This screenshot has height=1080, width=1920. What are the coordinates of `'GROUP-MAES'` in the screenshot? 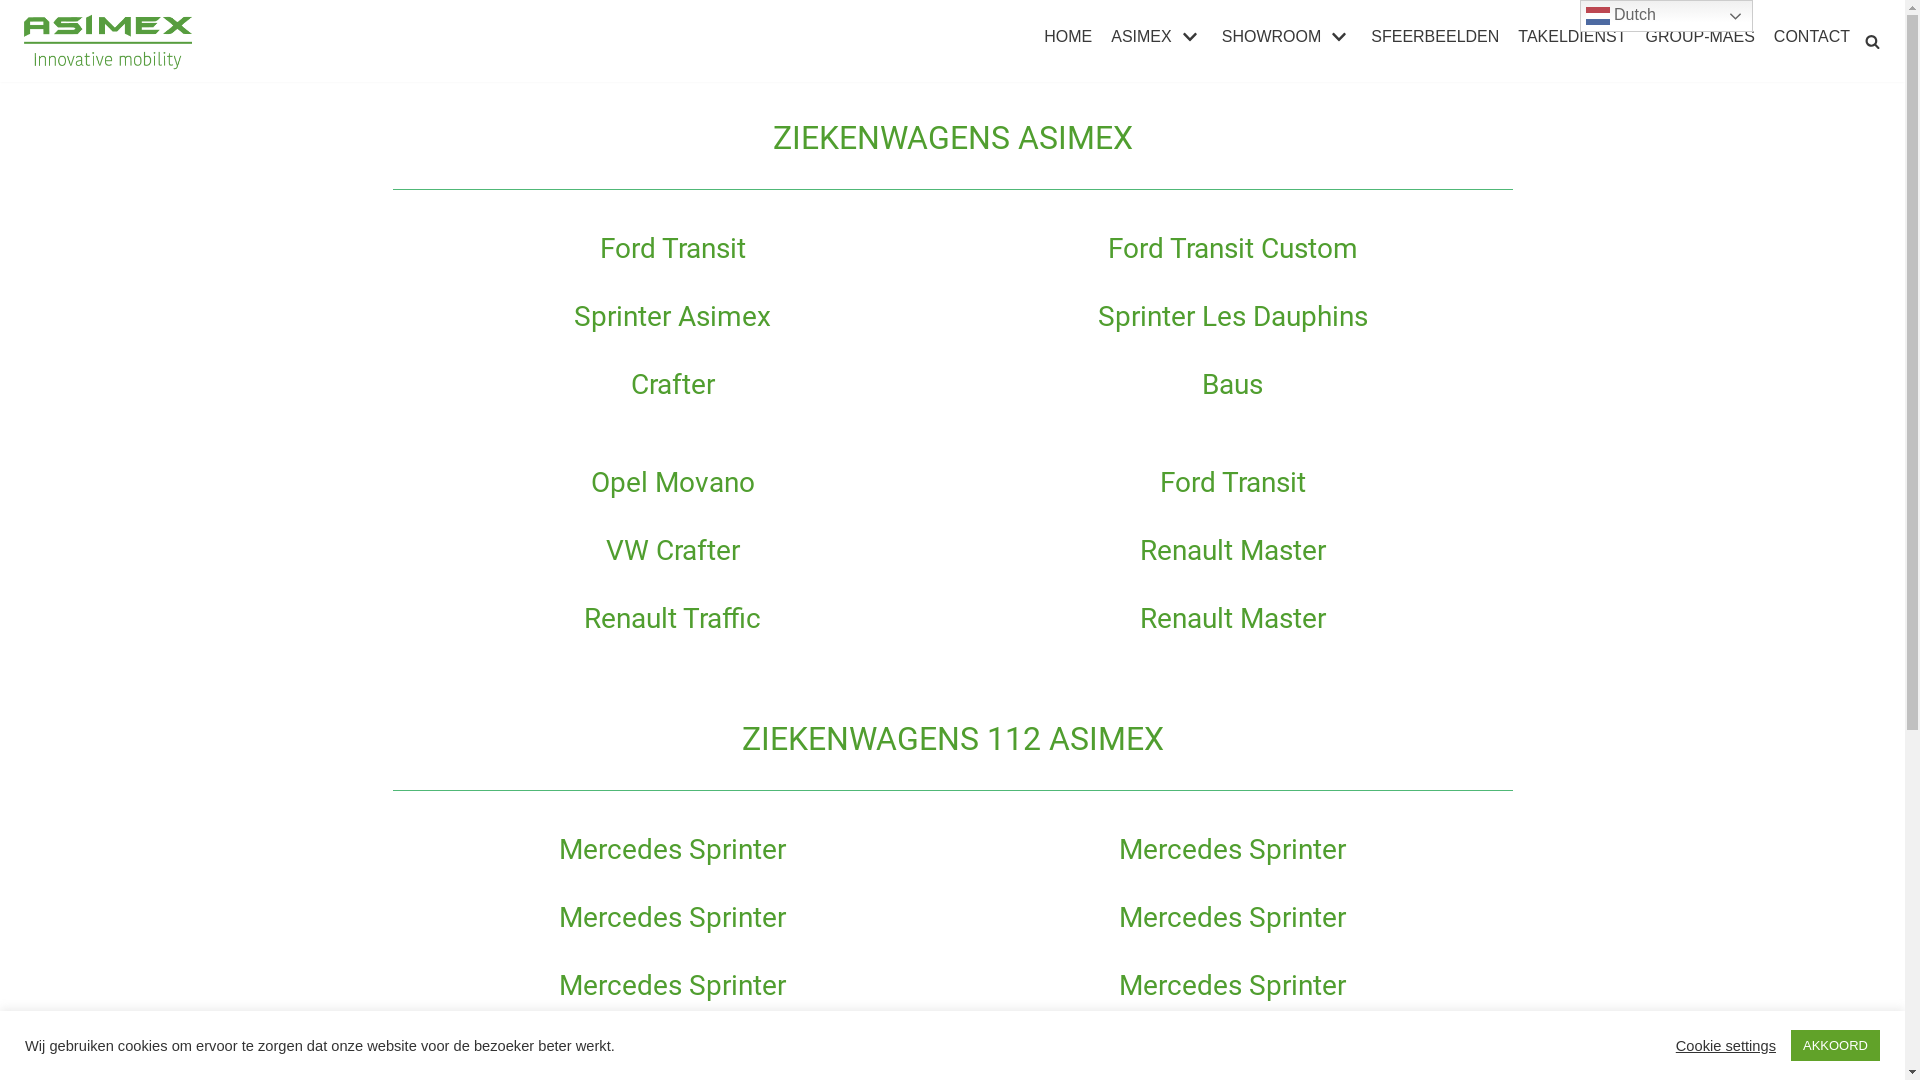 It's located at (1698, 37).